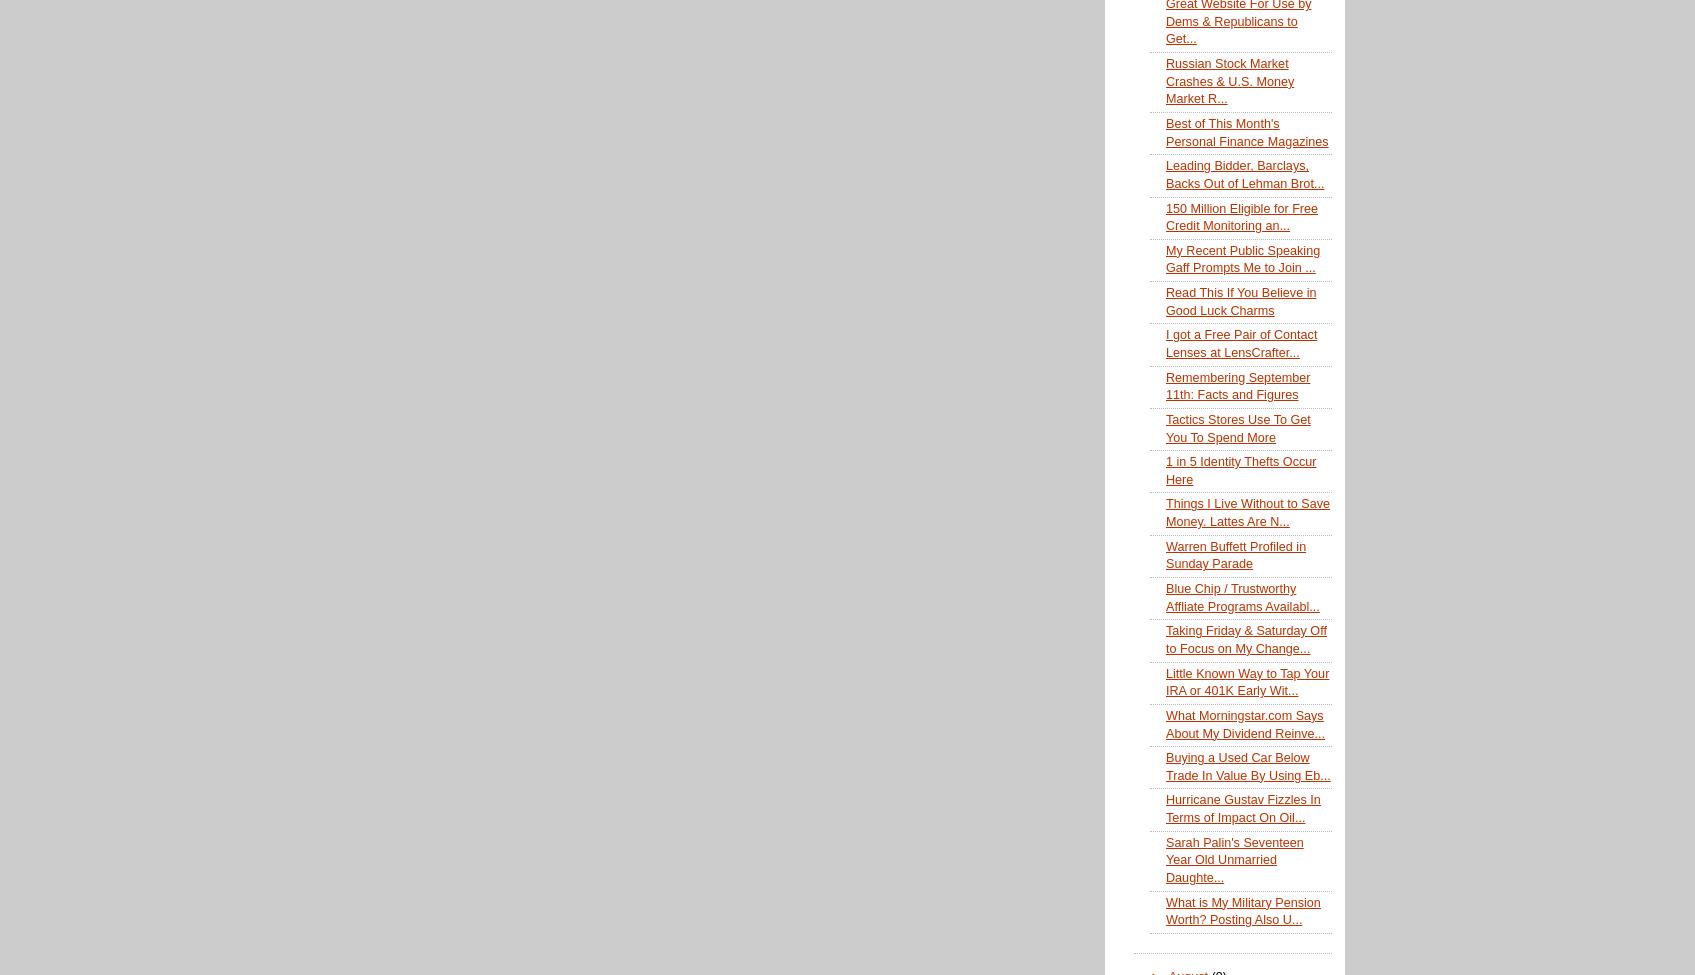 This screenshot has width=1695, height=975. I want to click on 'Leading Bidder, Barclays, Backs Out of Lehman Brot...', so click(1243, 173).